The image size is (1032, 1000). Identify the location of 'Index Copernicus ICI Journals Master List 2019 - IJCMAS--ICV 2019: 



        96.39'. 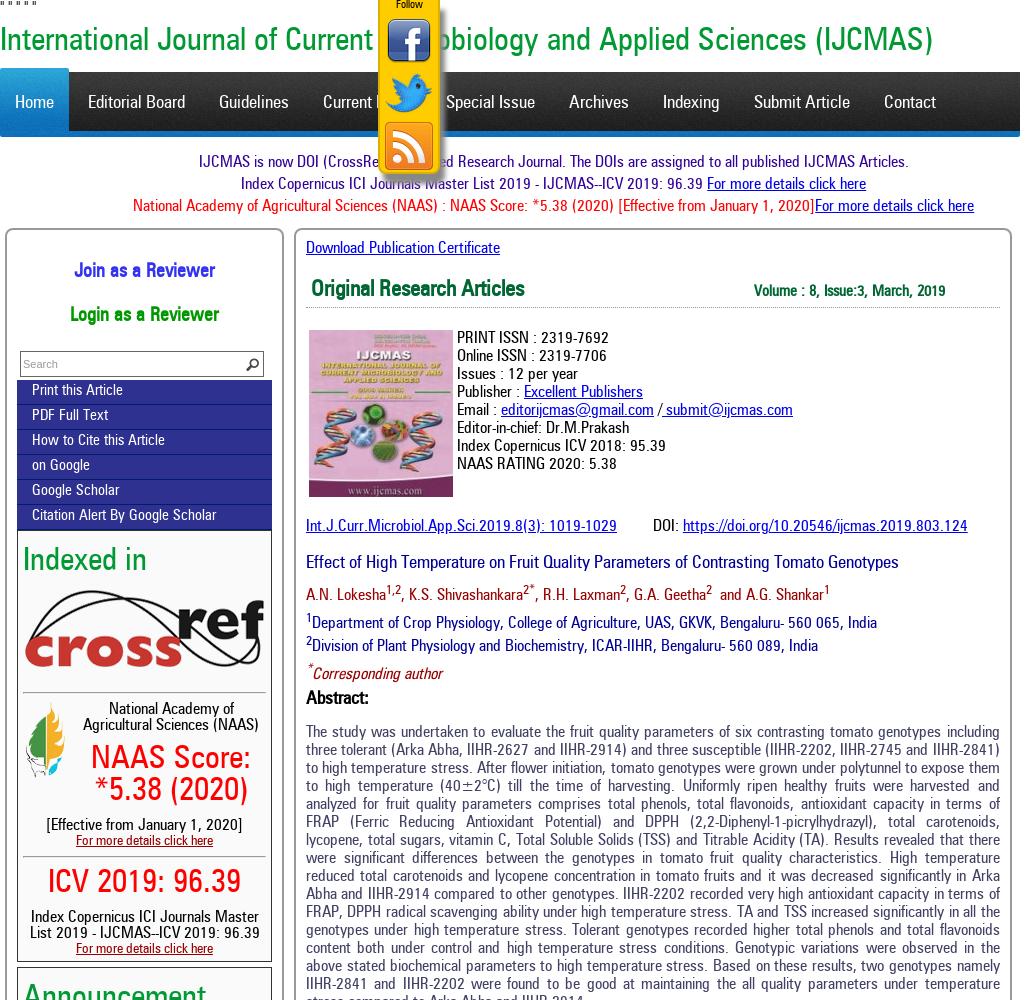
(142, 926).